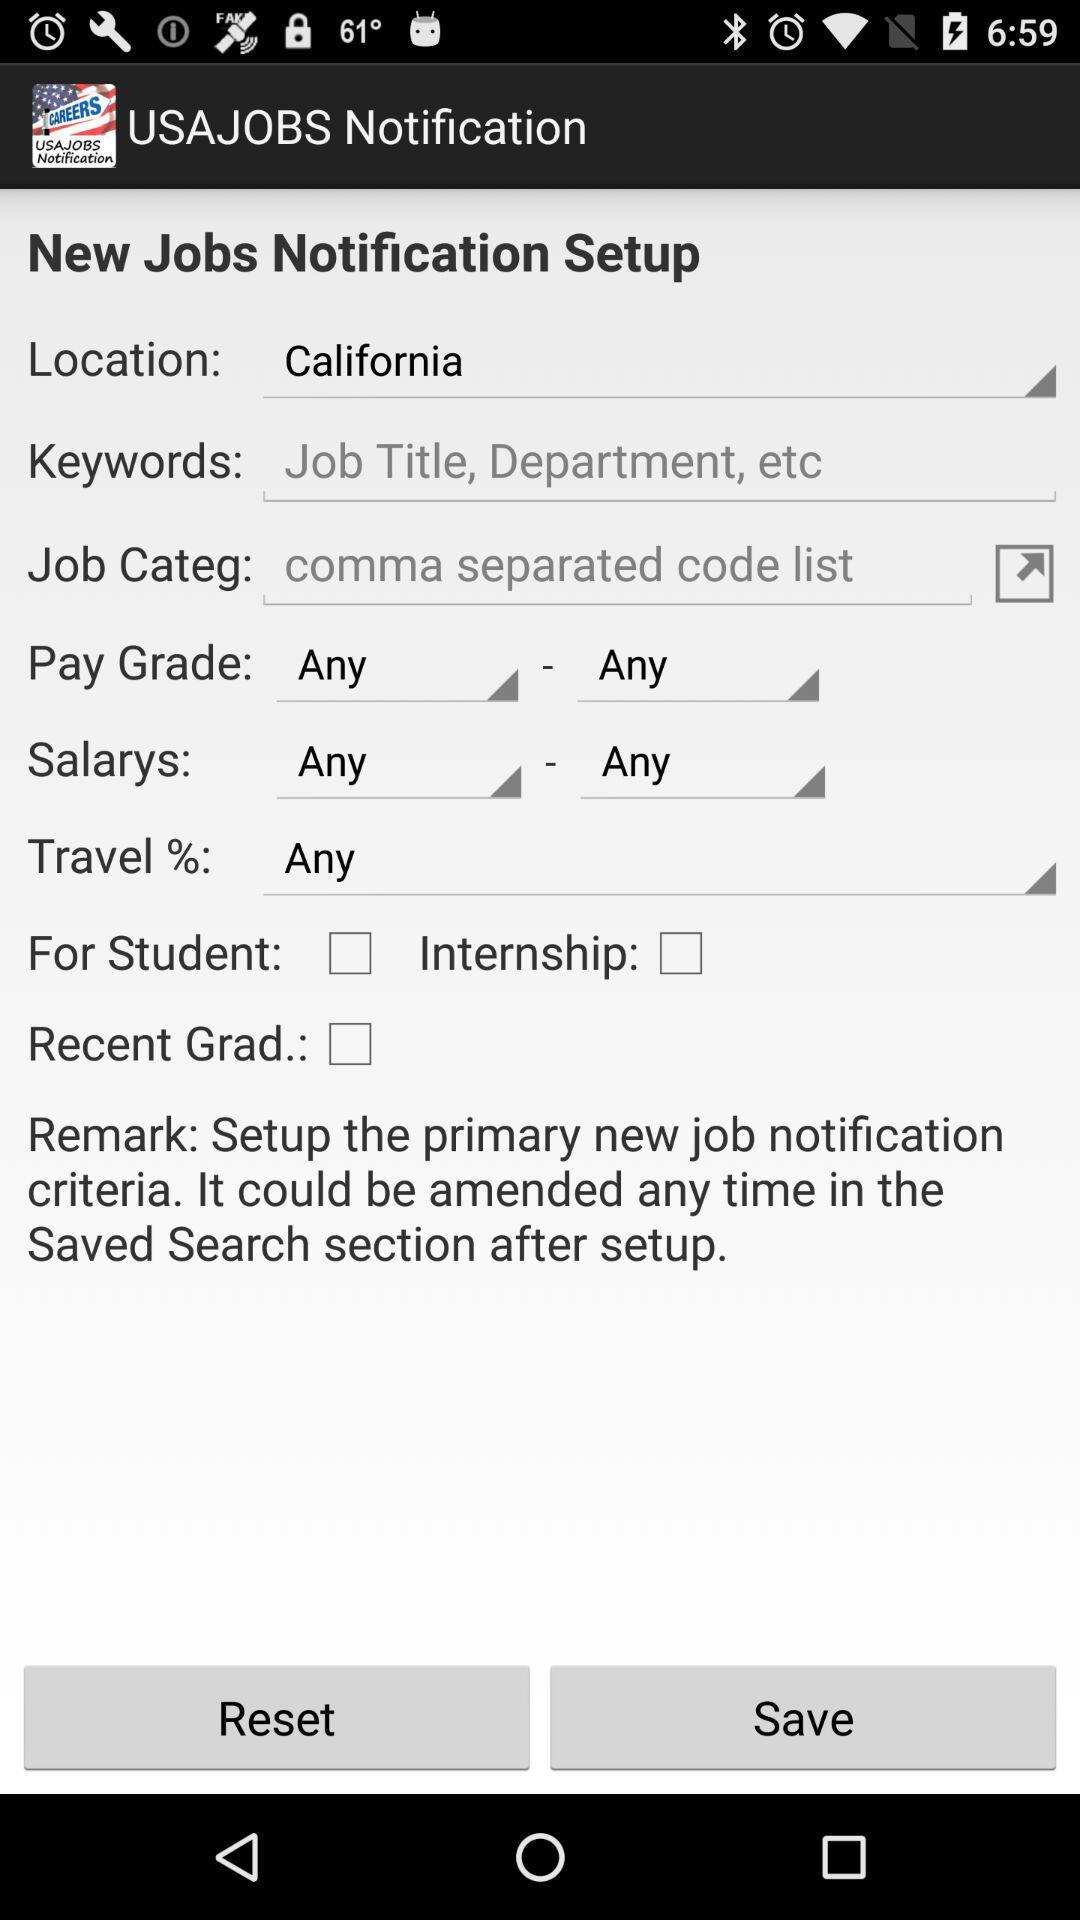 The width and height of the screenshot is (1080, 1920). What do you see at coordinates (277, 1717) in the screenshot?
I see `reset` at bounding box center [277, 1717].